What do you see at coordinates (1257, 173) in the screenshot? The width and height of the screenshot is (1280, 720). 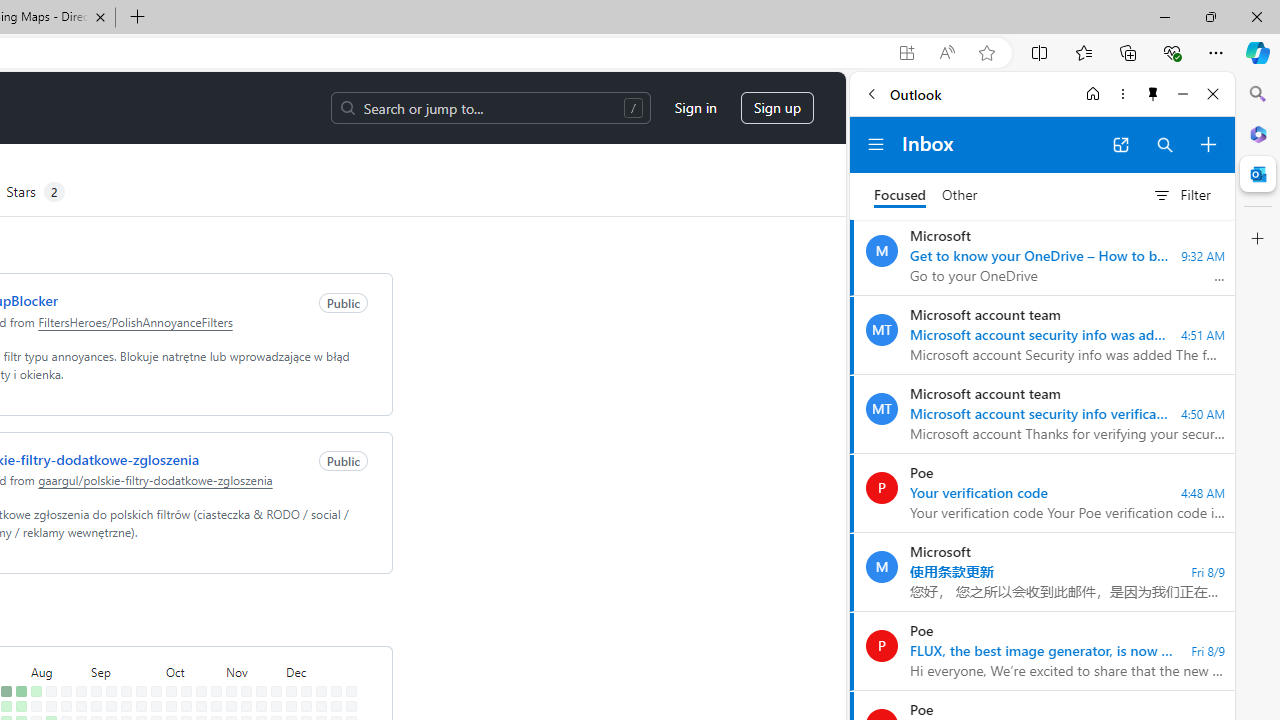 I see `'Close Outlook pane'` at bounding box center [1257, 173].